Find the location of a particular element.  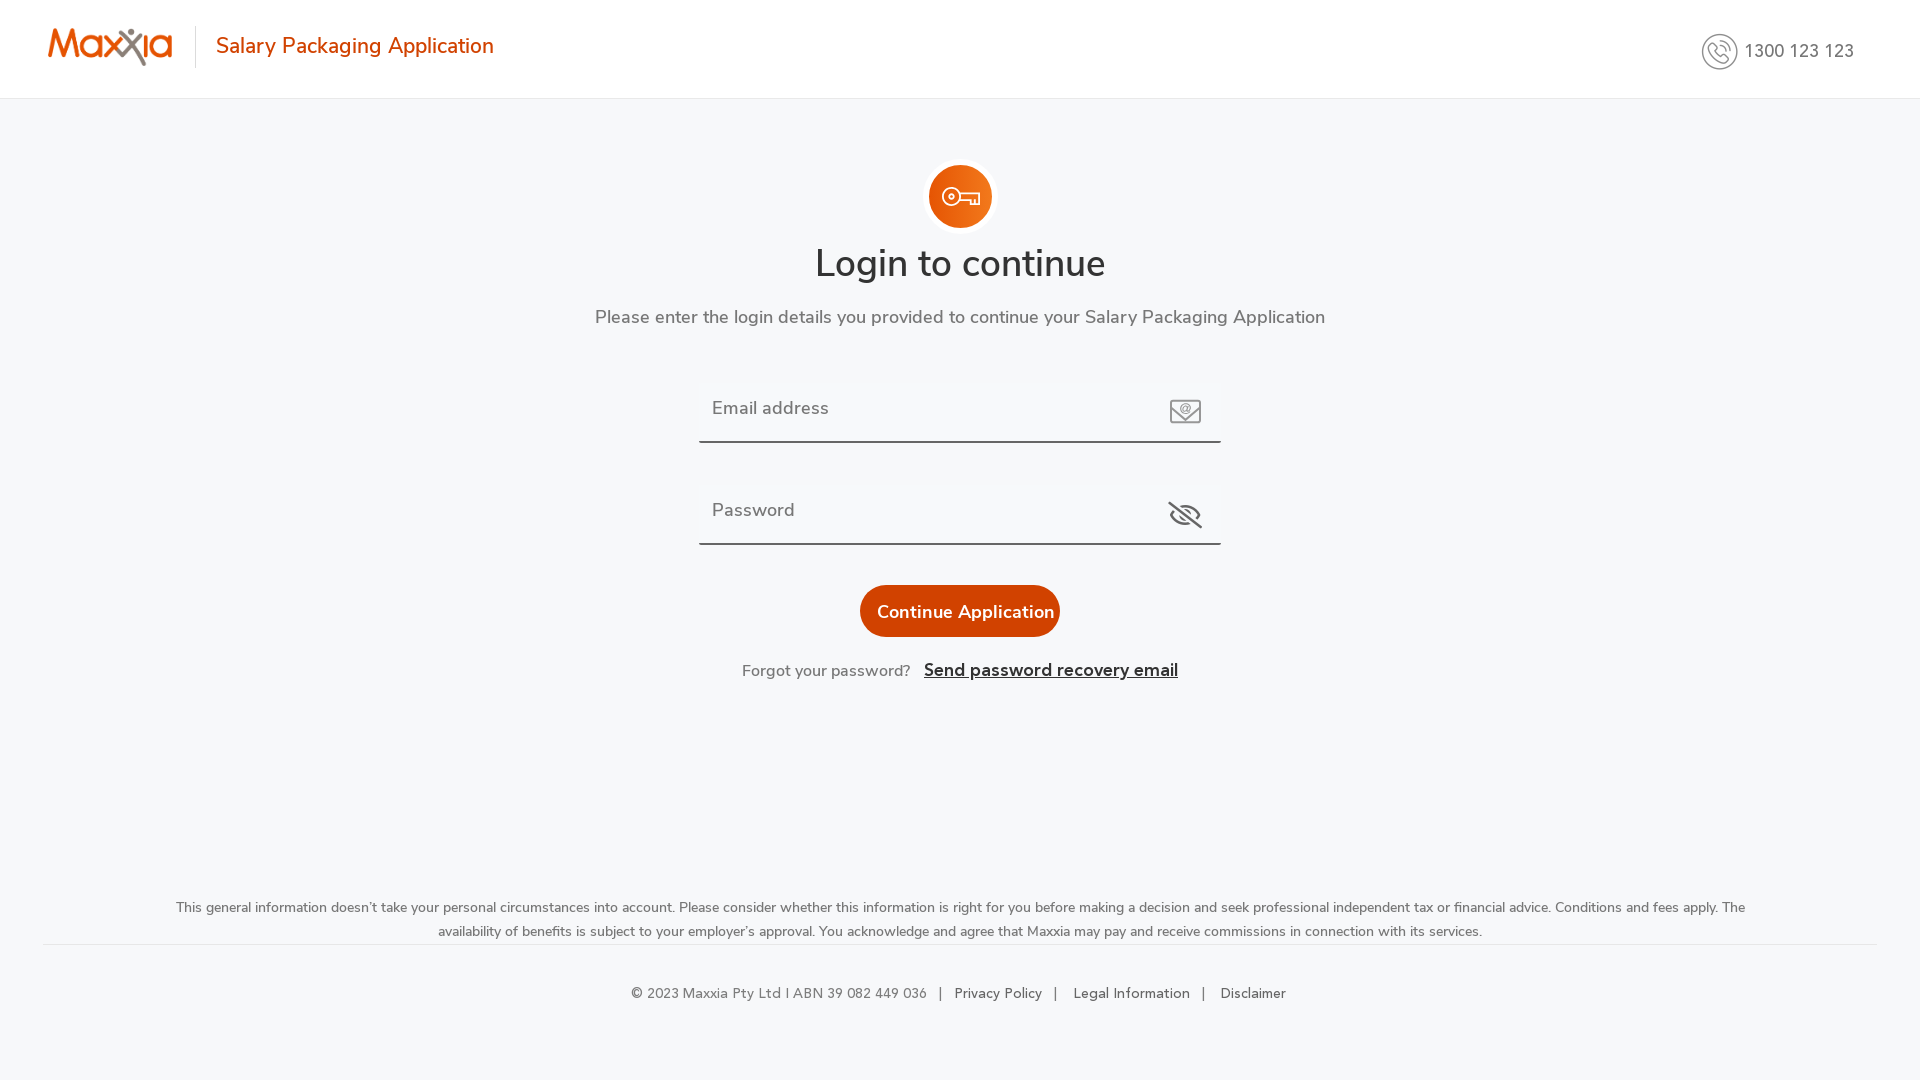

'Disclaimer' is located at coordinates (1251, 994).